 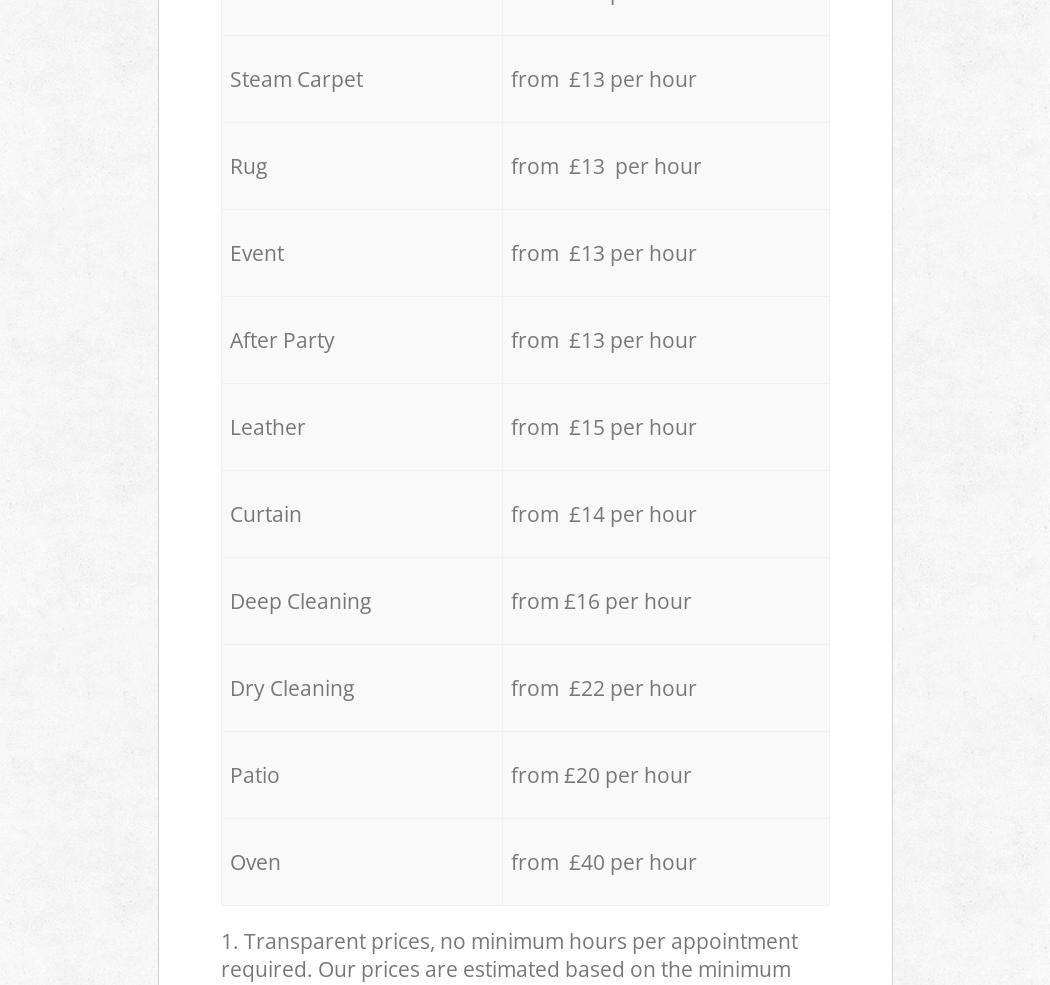 What do you see at coordinates (294, 77) in the screenshot?
I see `'Steam Carpet'` at bounding box center [294, 77].